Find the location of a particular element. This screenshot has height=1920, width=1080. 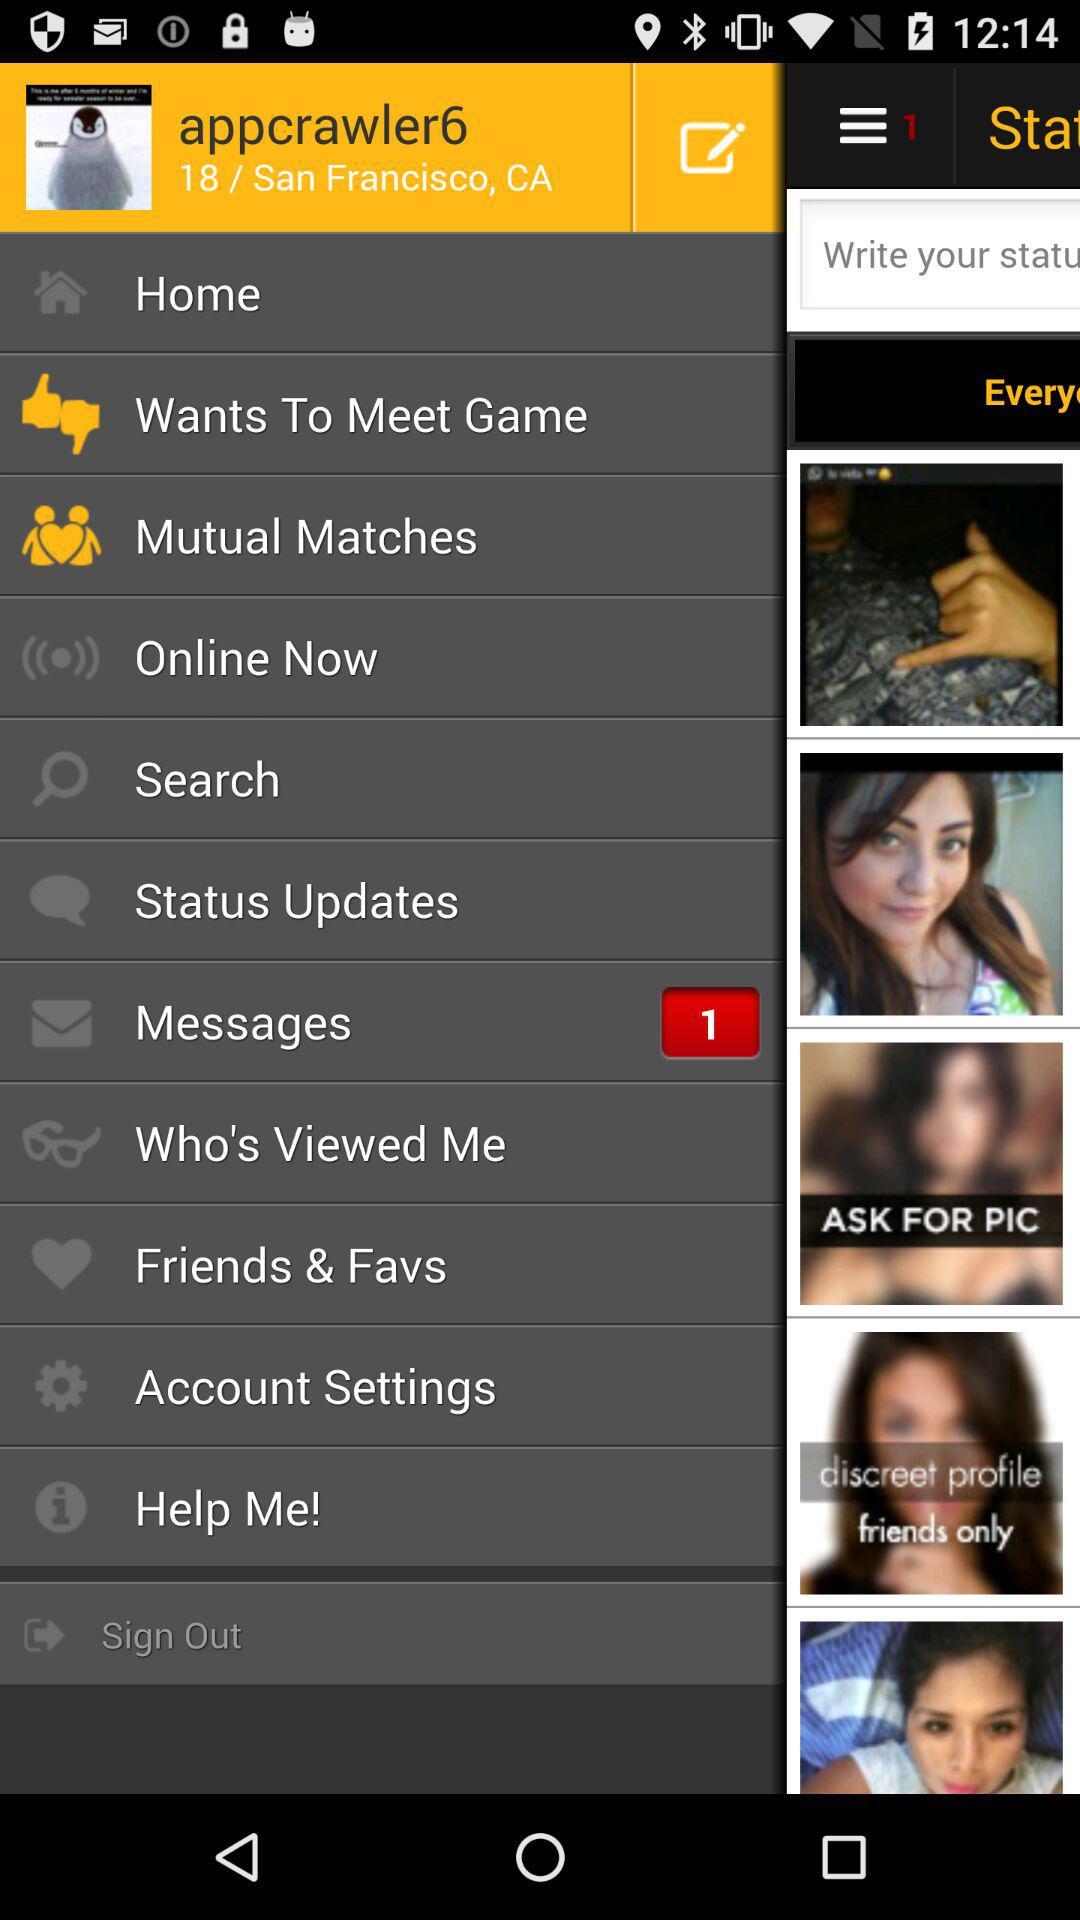

sign out button is located at coordinates (393, 1634).